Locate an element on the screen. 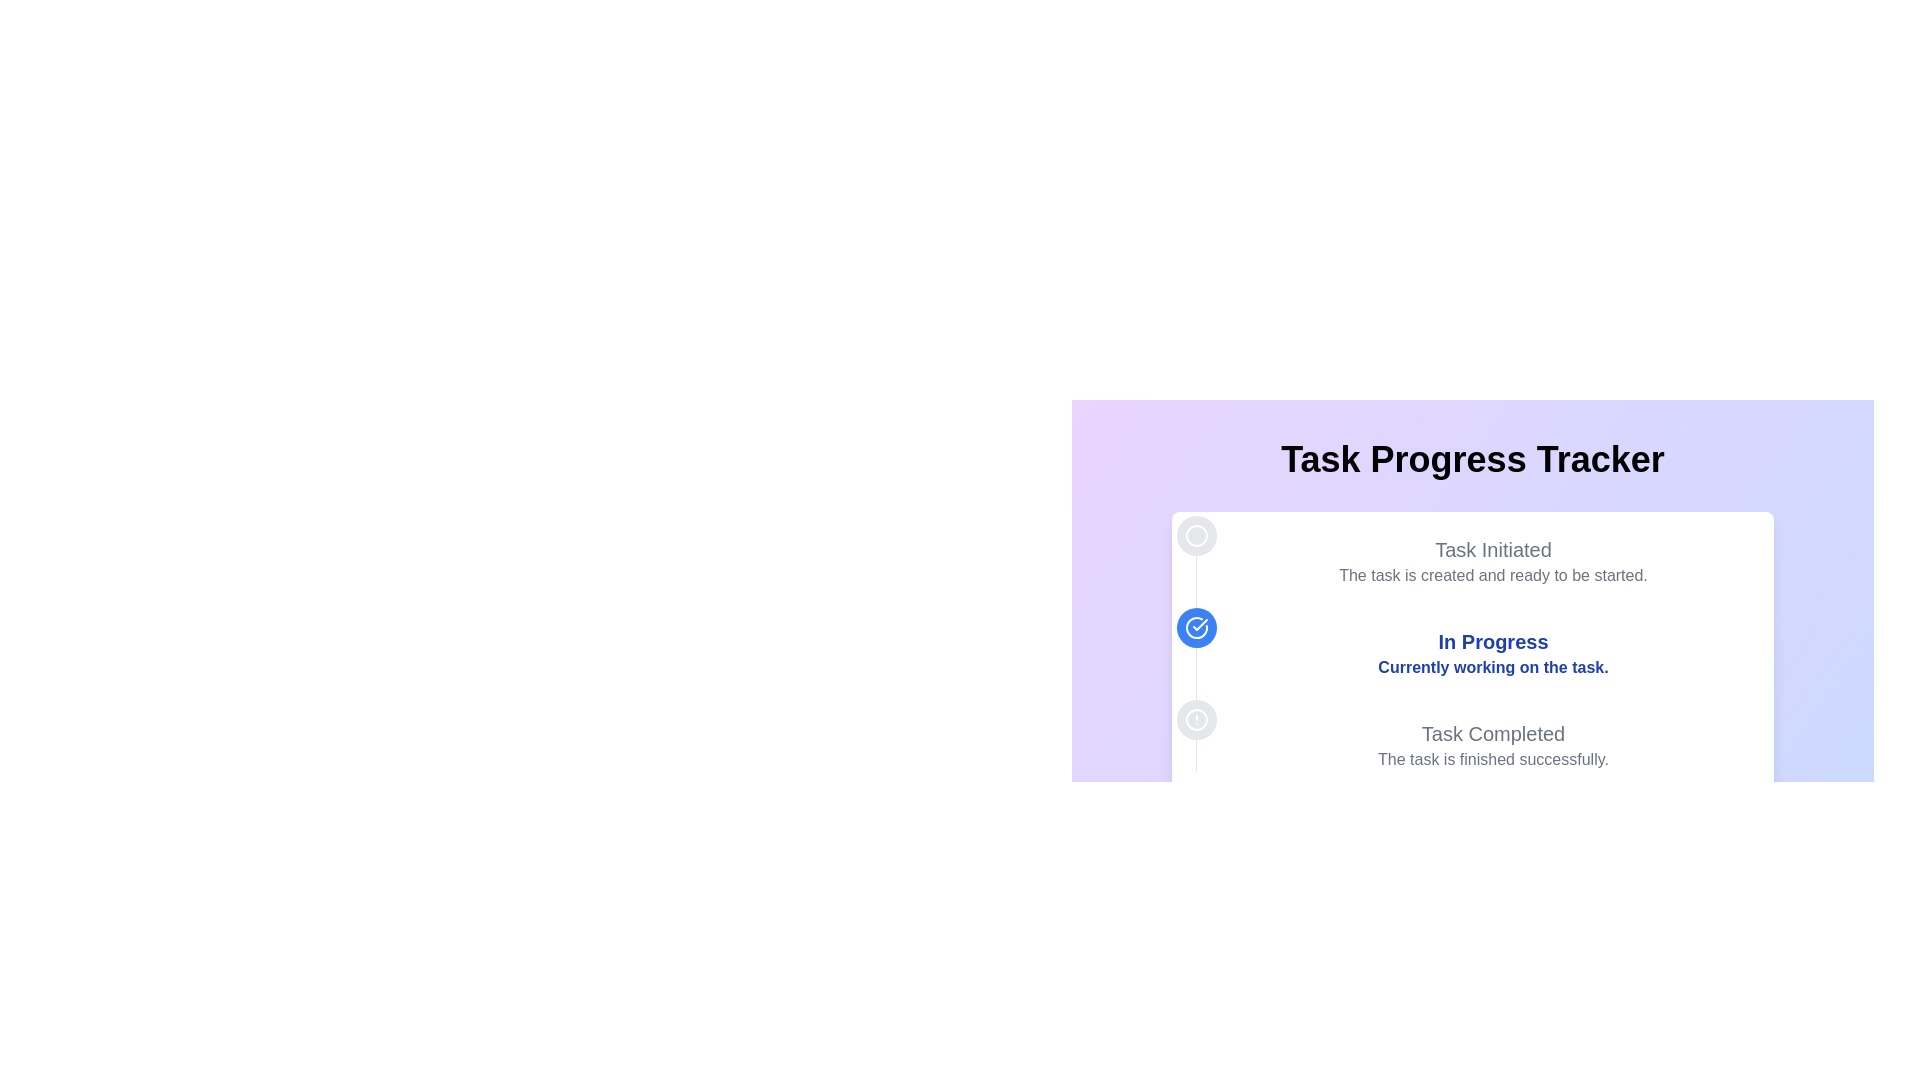  the status indicator text label that informs users about the task being in progress, located centrally above the 'Currently working on the task.' text in the progress tracker interface is located at coordinates (1493, 641).